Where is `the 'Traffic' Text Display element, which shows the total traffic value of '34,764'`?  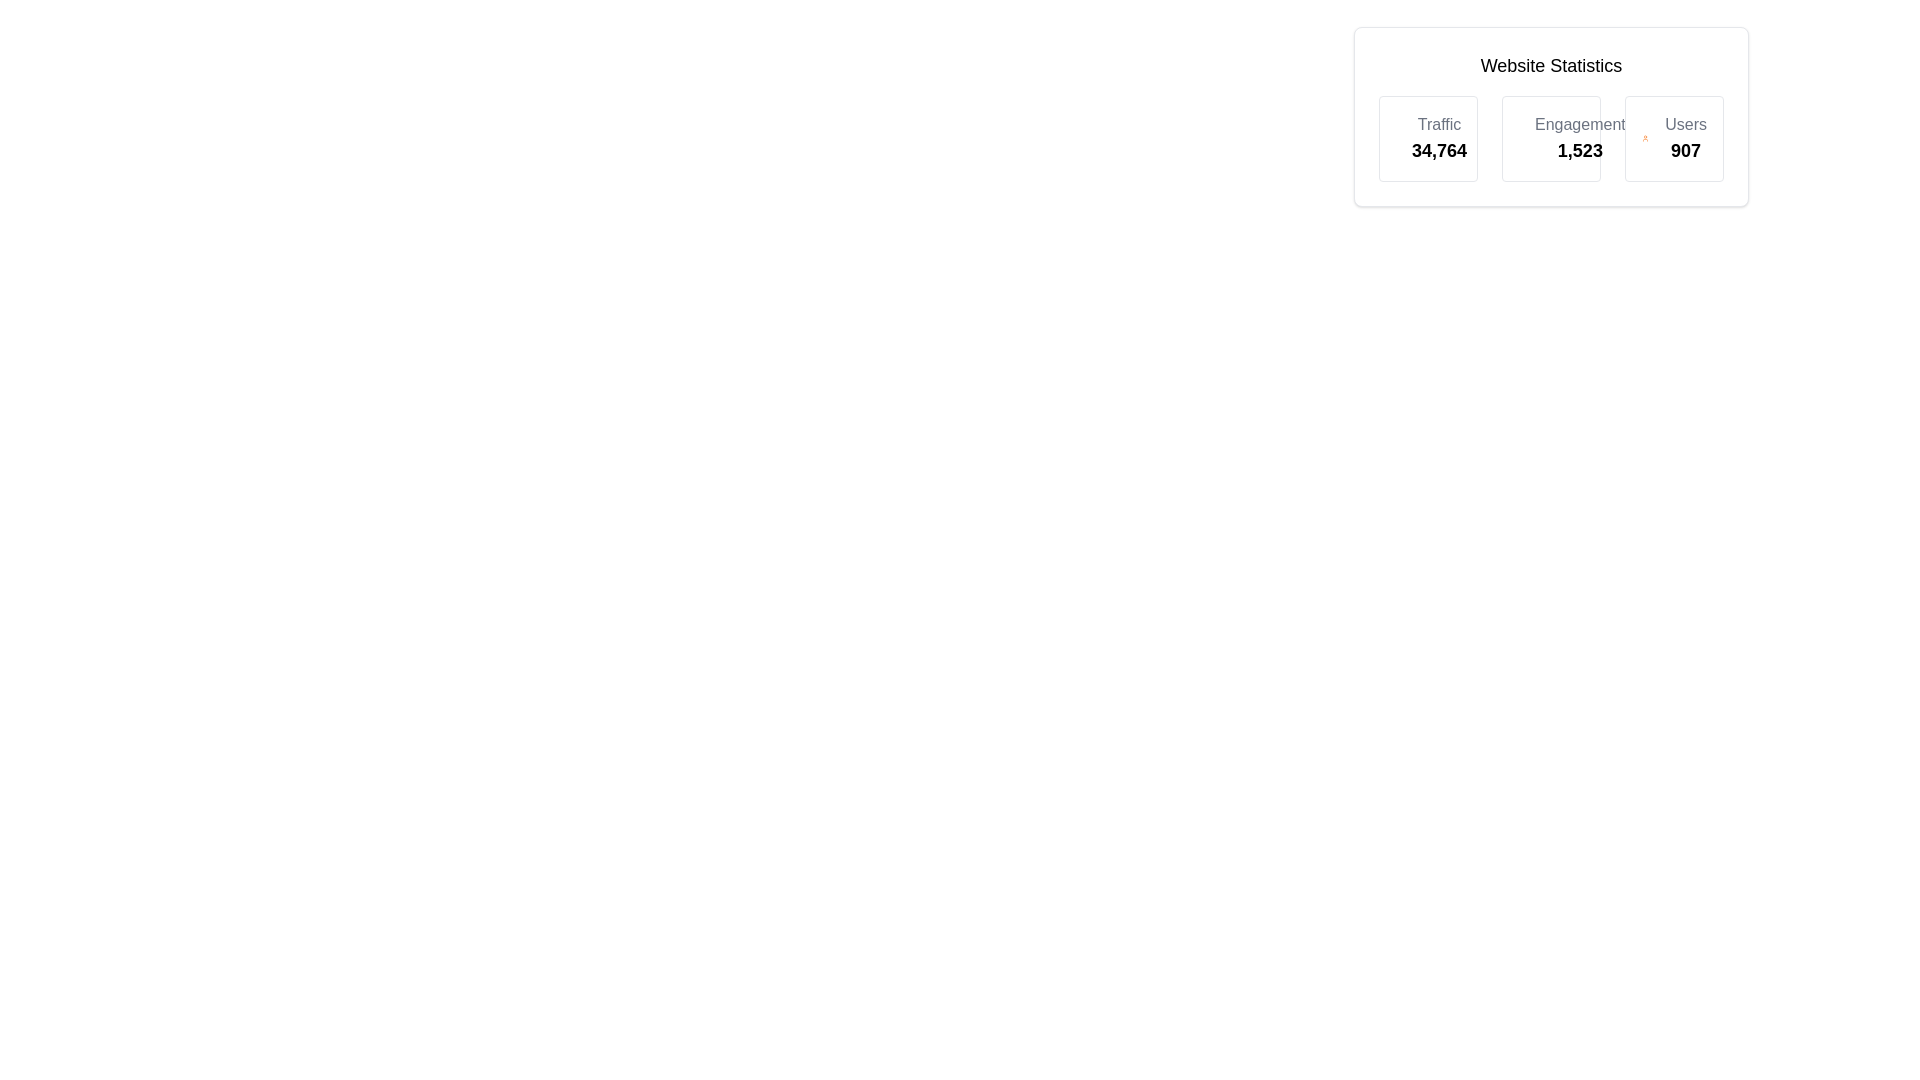
the 'Traffic' Text Display element, which shows the total traffic value of '34,764' is located at coordinates (1438, 137).